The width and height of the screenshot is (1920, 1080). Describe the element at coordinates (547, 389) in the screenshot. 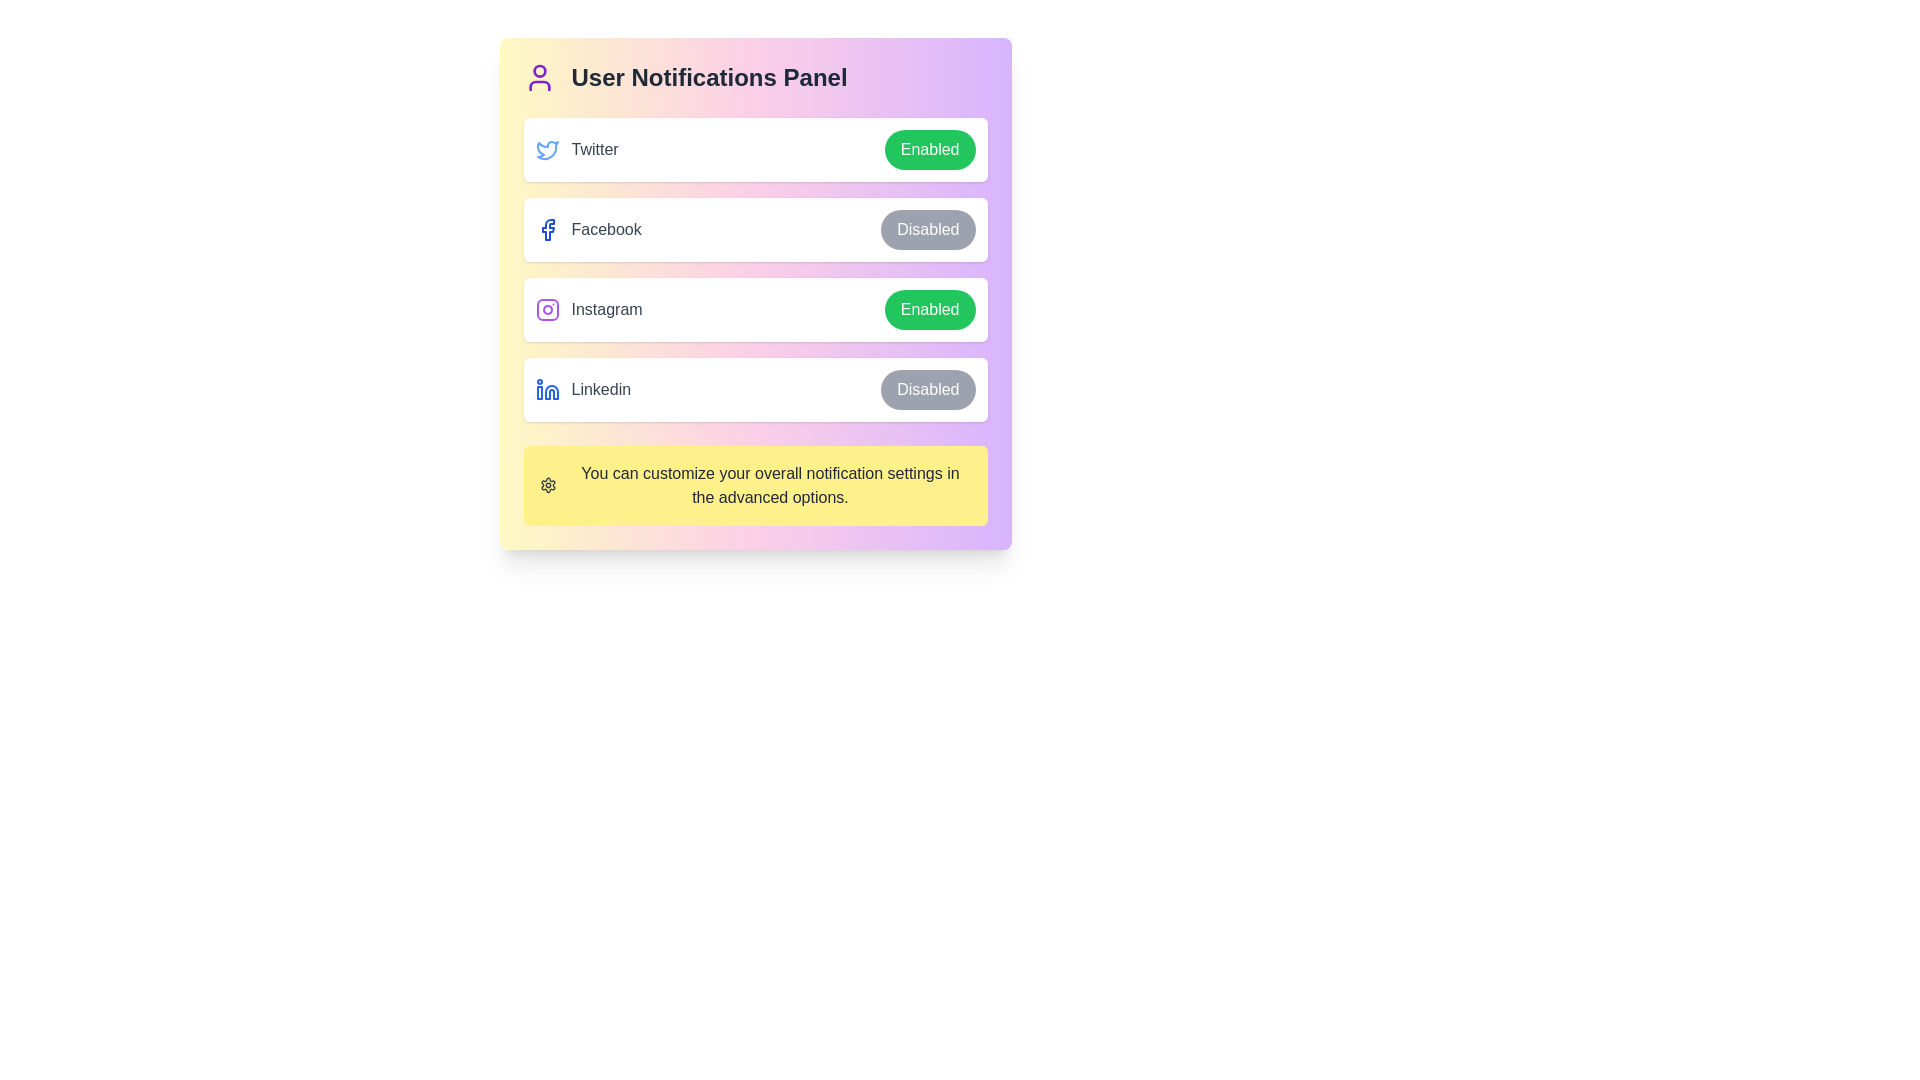

I see `the LinkedIn icon, styled in blue with clean, rounded edges, located in the notification panel adjacent to the text label 'Linkedin'` at that location.